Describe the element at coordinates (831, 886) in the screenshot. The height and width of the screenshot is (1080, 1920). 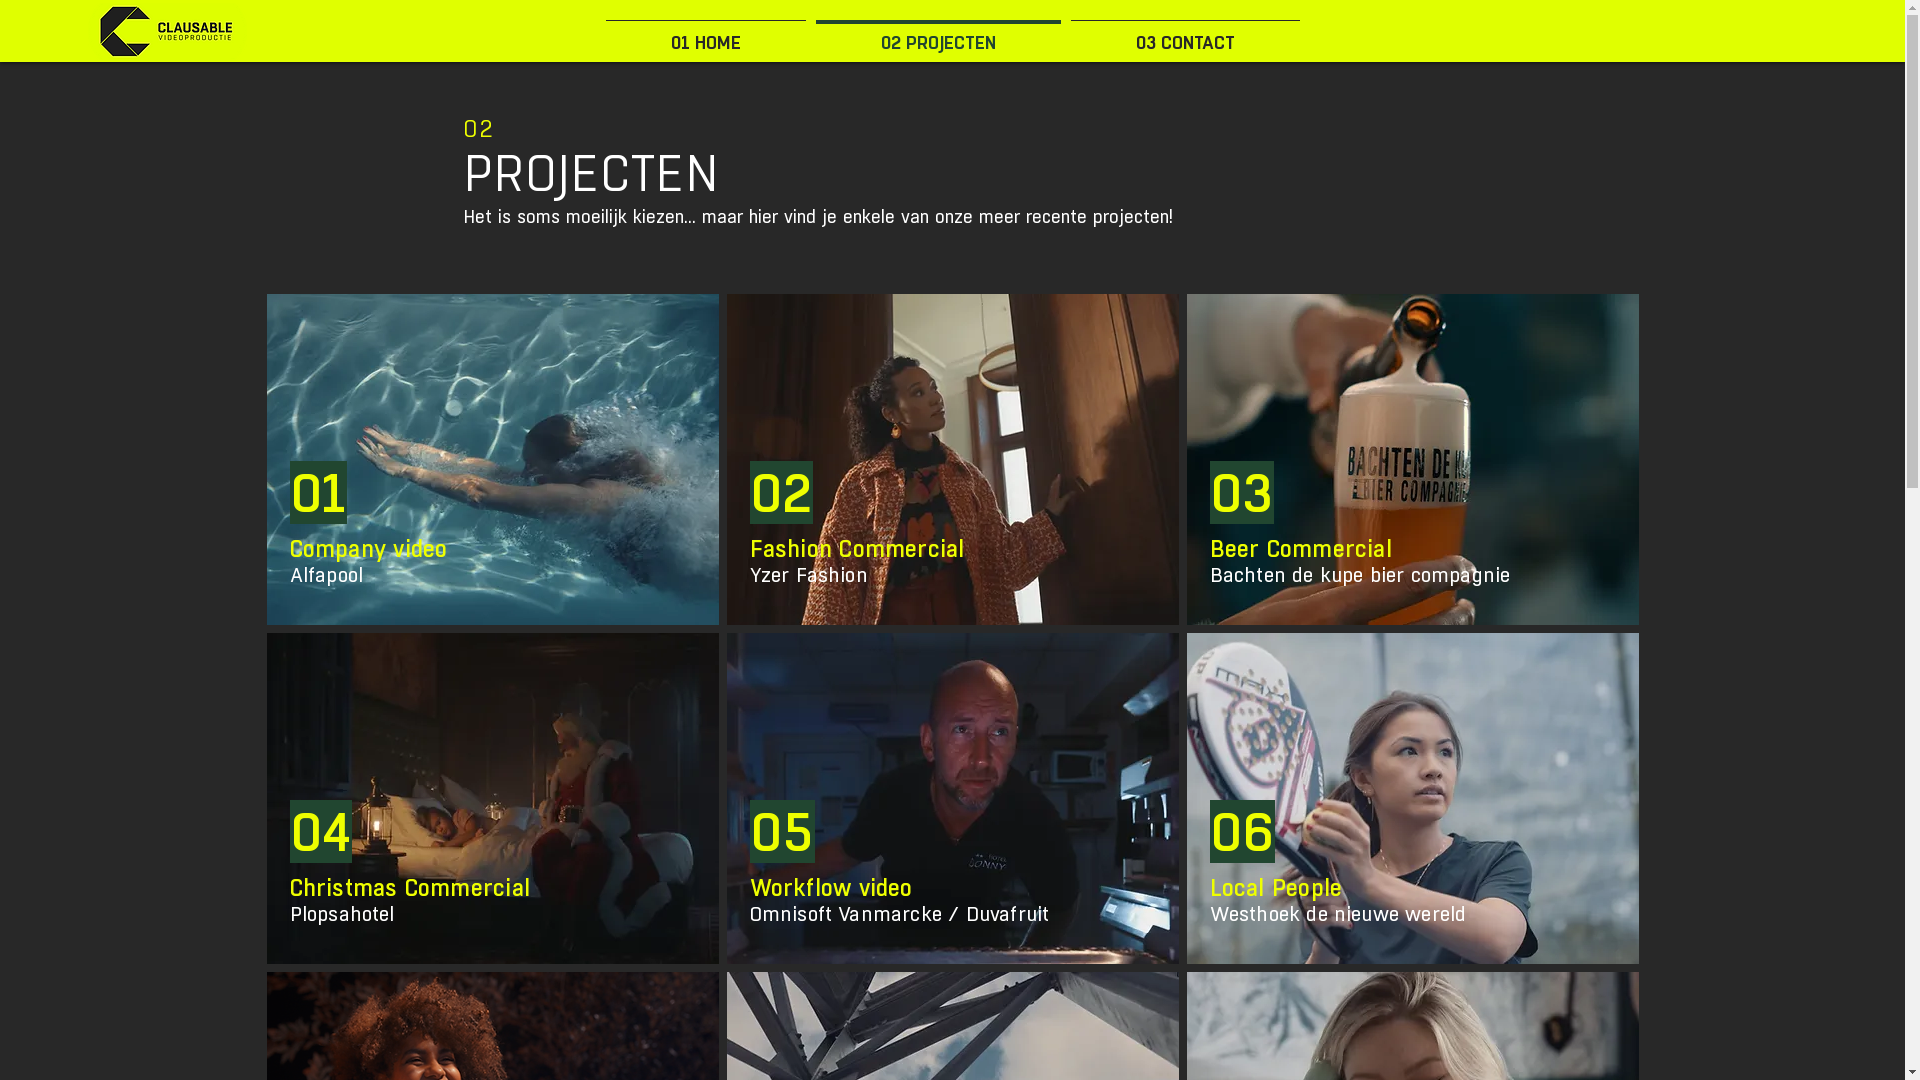
I see `'Workflow video'` at that location.